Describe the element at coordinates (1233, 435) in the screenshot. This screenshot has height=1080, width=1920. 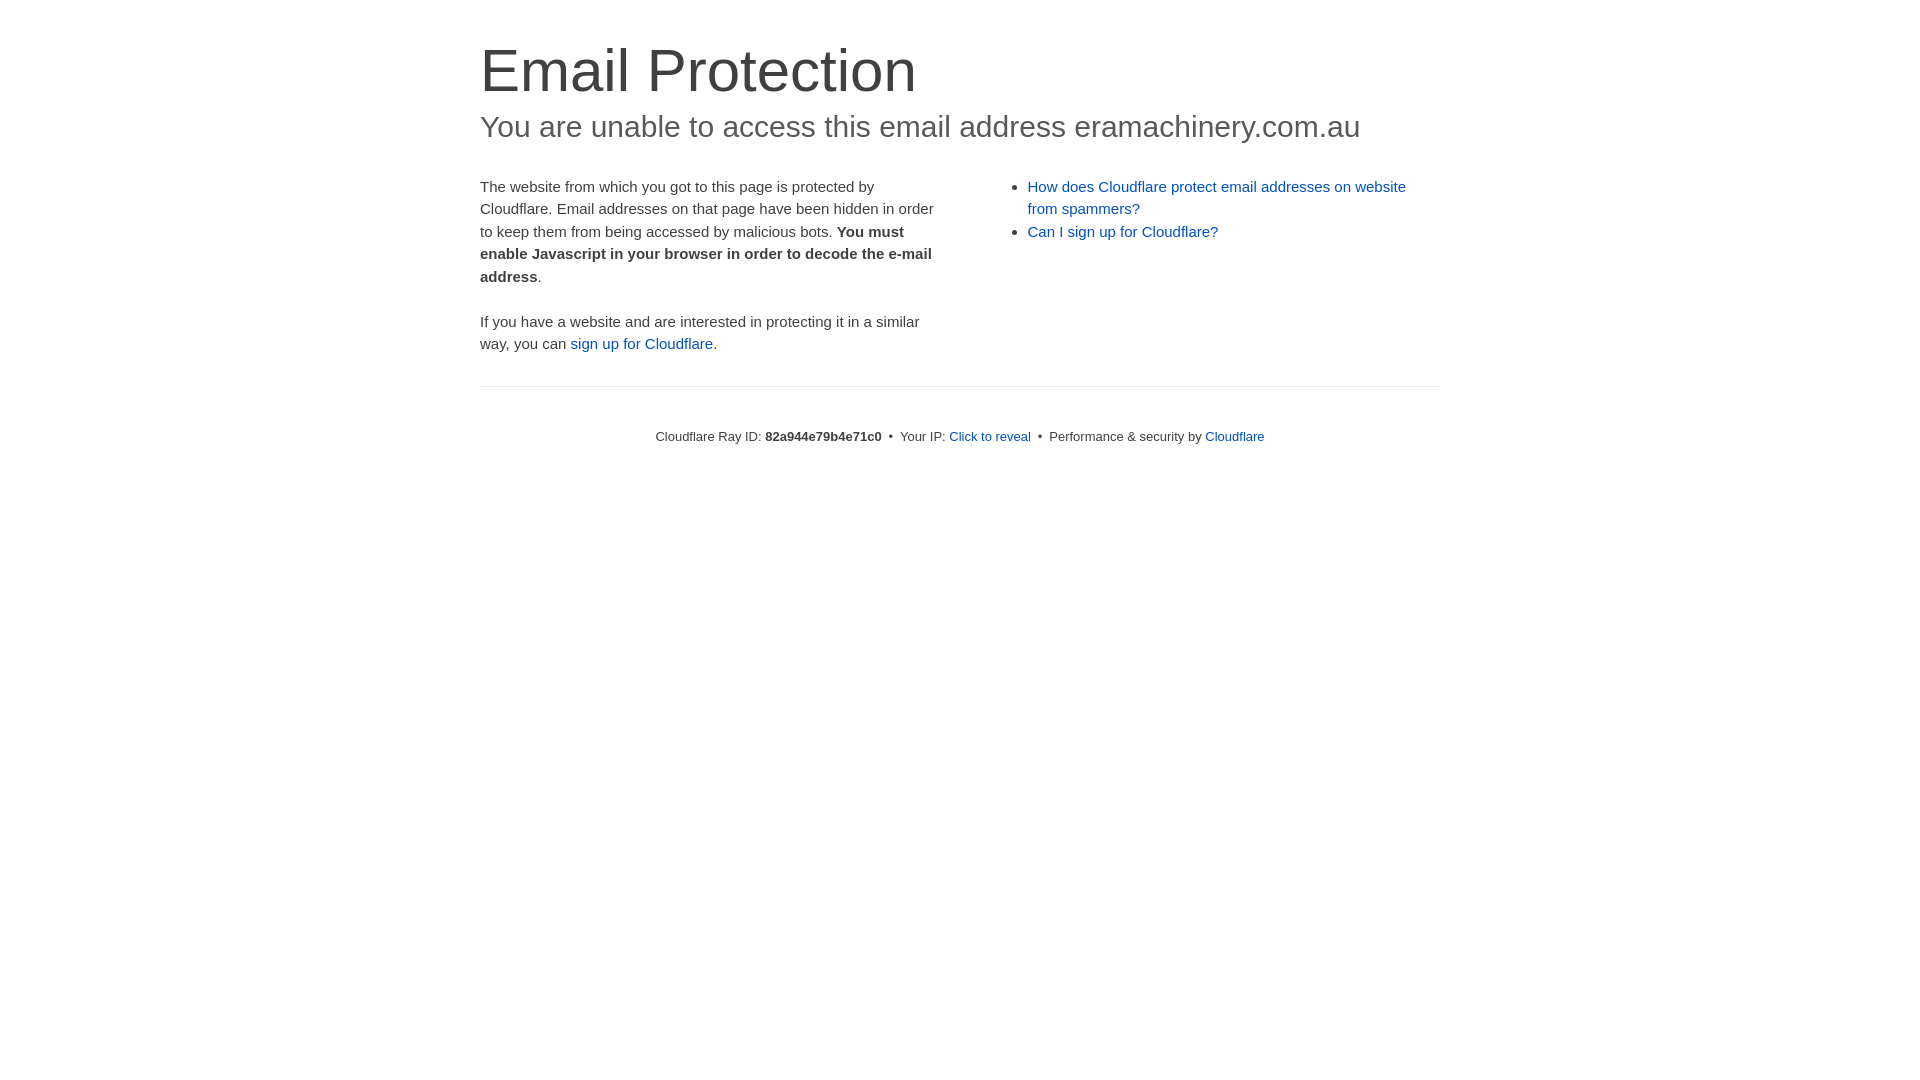
I see `'Cloudflare'` at that location.